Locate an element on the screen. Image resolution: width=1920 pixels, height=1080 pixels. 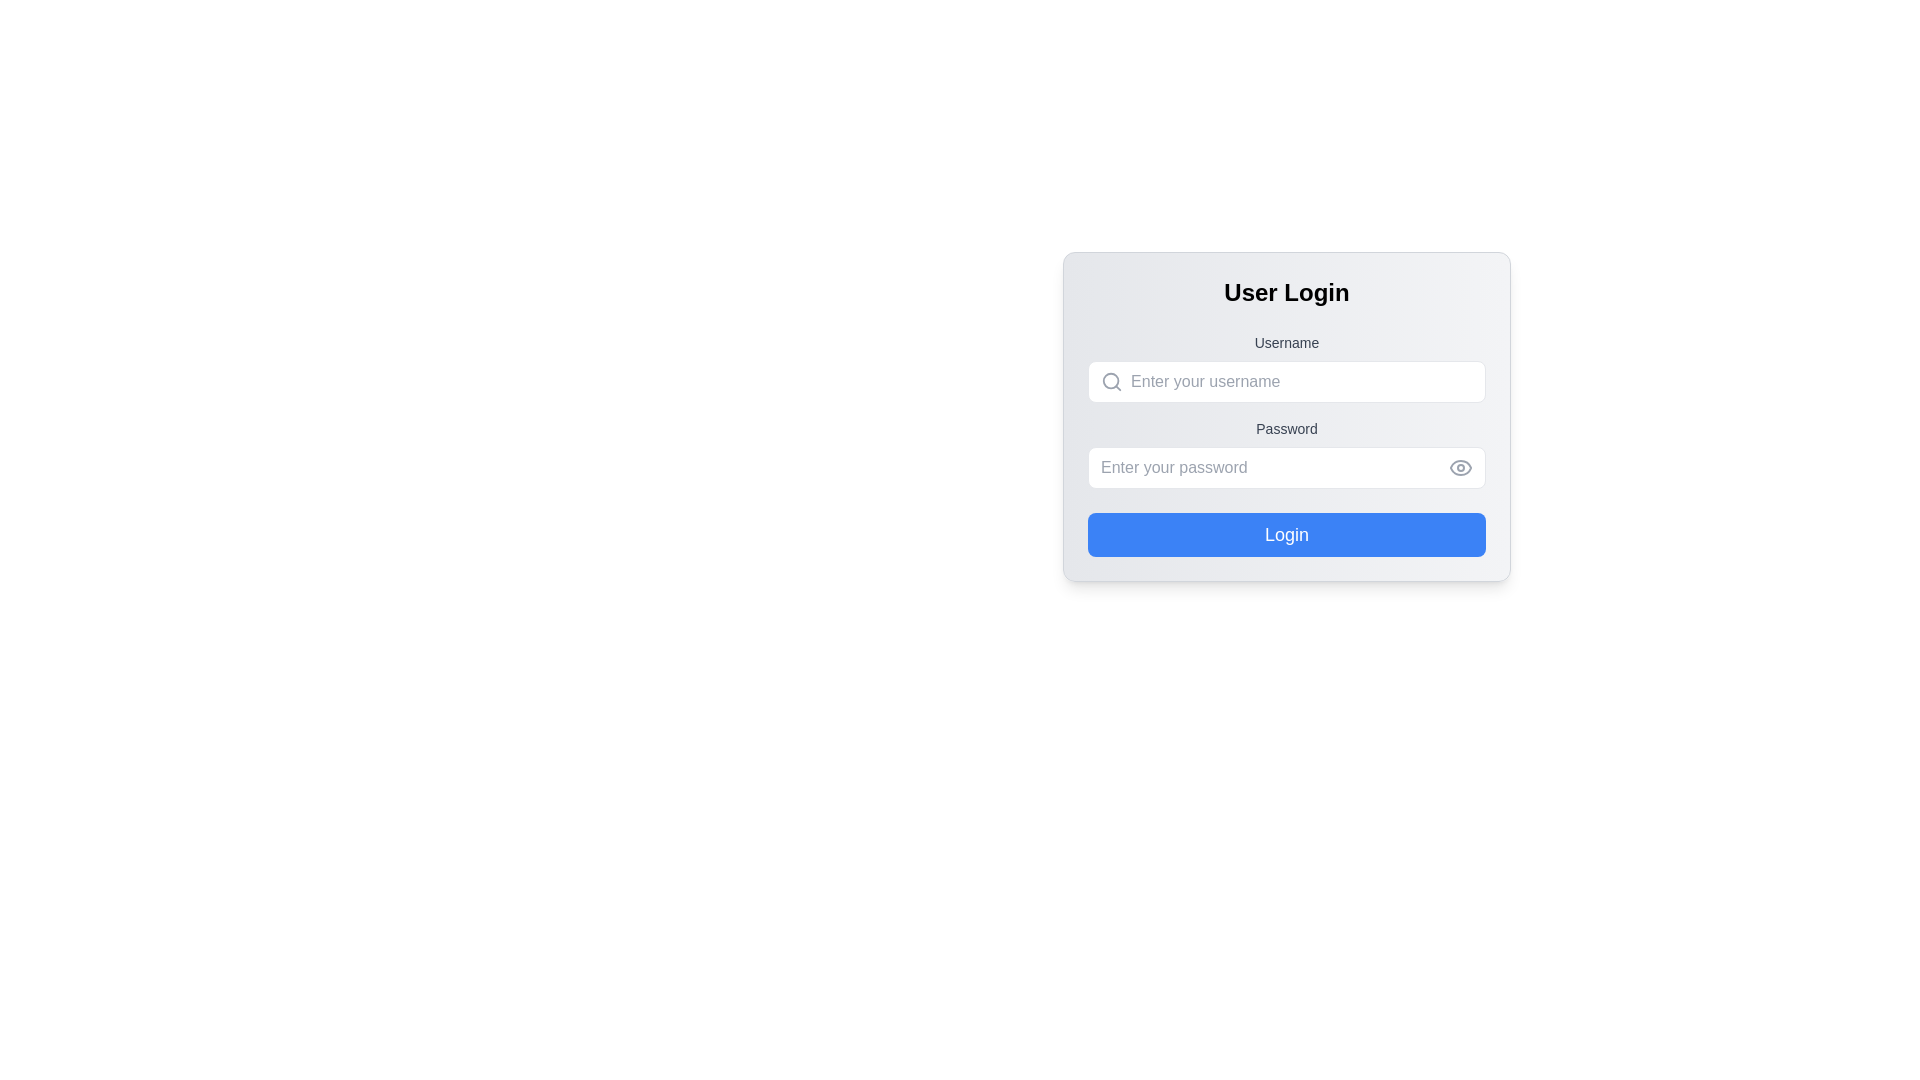
the 'Password' label in the login form, which is styled in gray and positioned below the 'Username' label is located at coordinates (1286, 427).